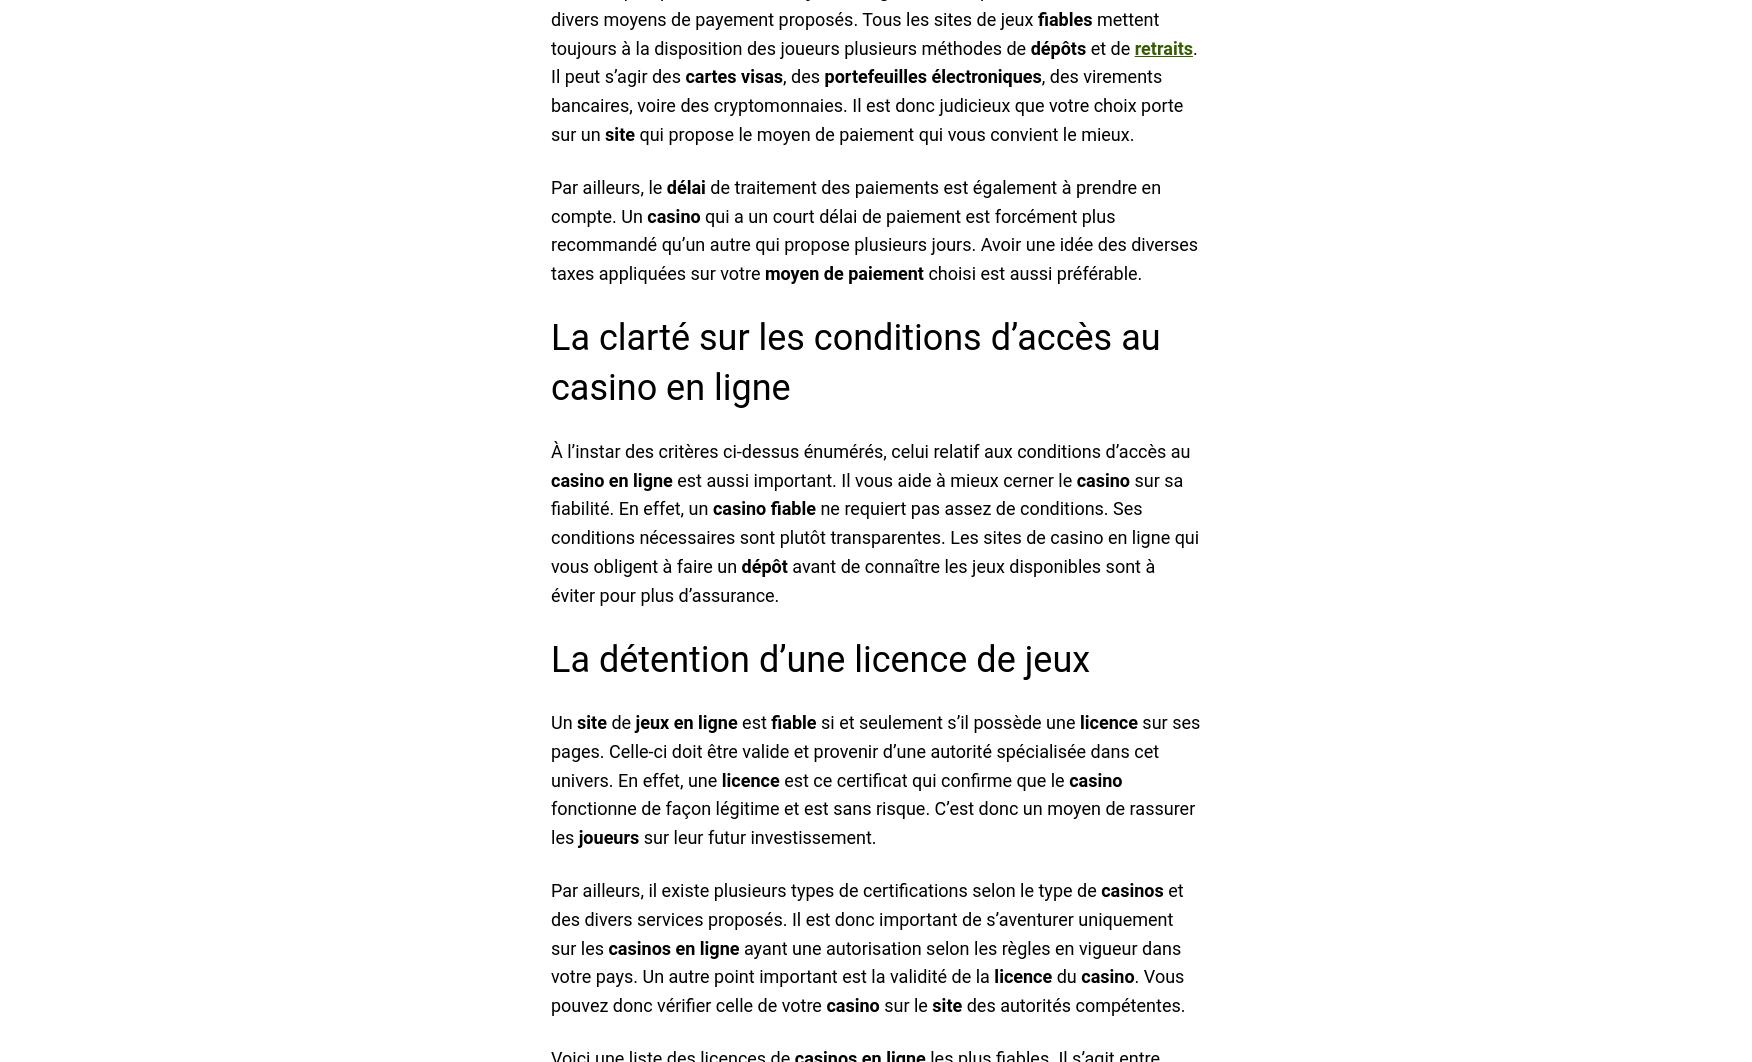  Describe the element at coordinates (872, 822) in the screenshot. I see `'fonctionne de façon légitime et est sans risque. C’est donc un moyen de rassurer les'` at that location.